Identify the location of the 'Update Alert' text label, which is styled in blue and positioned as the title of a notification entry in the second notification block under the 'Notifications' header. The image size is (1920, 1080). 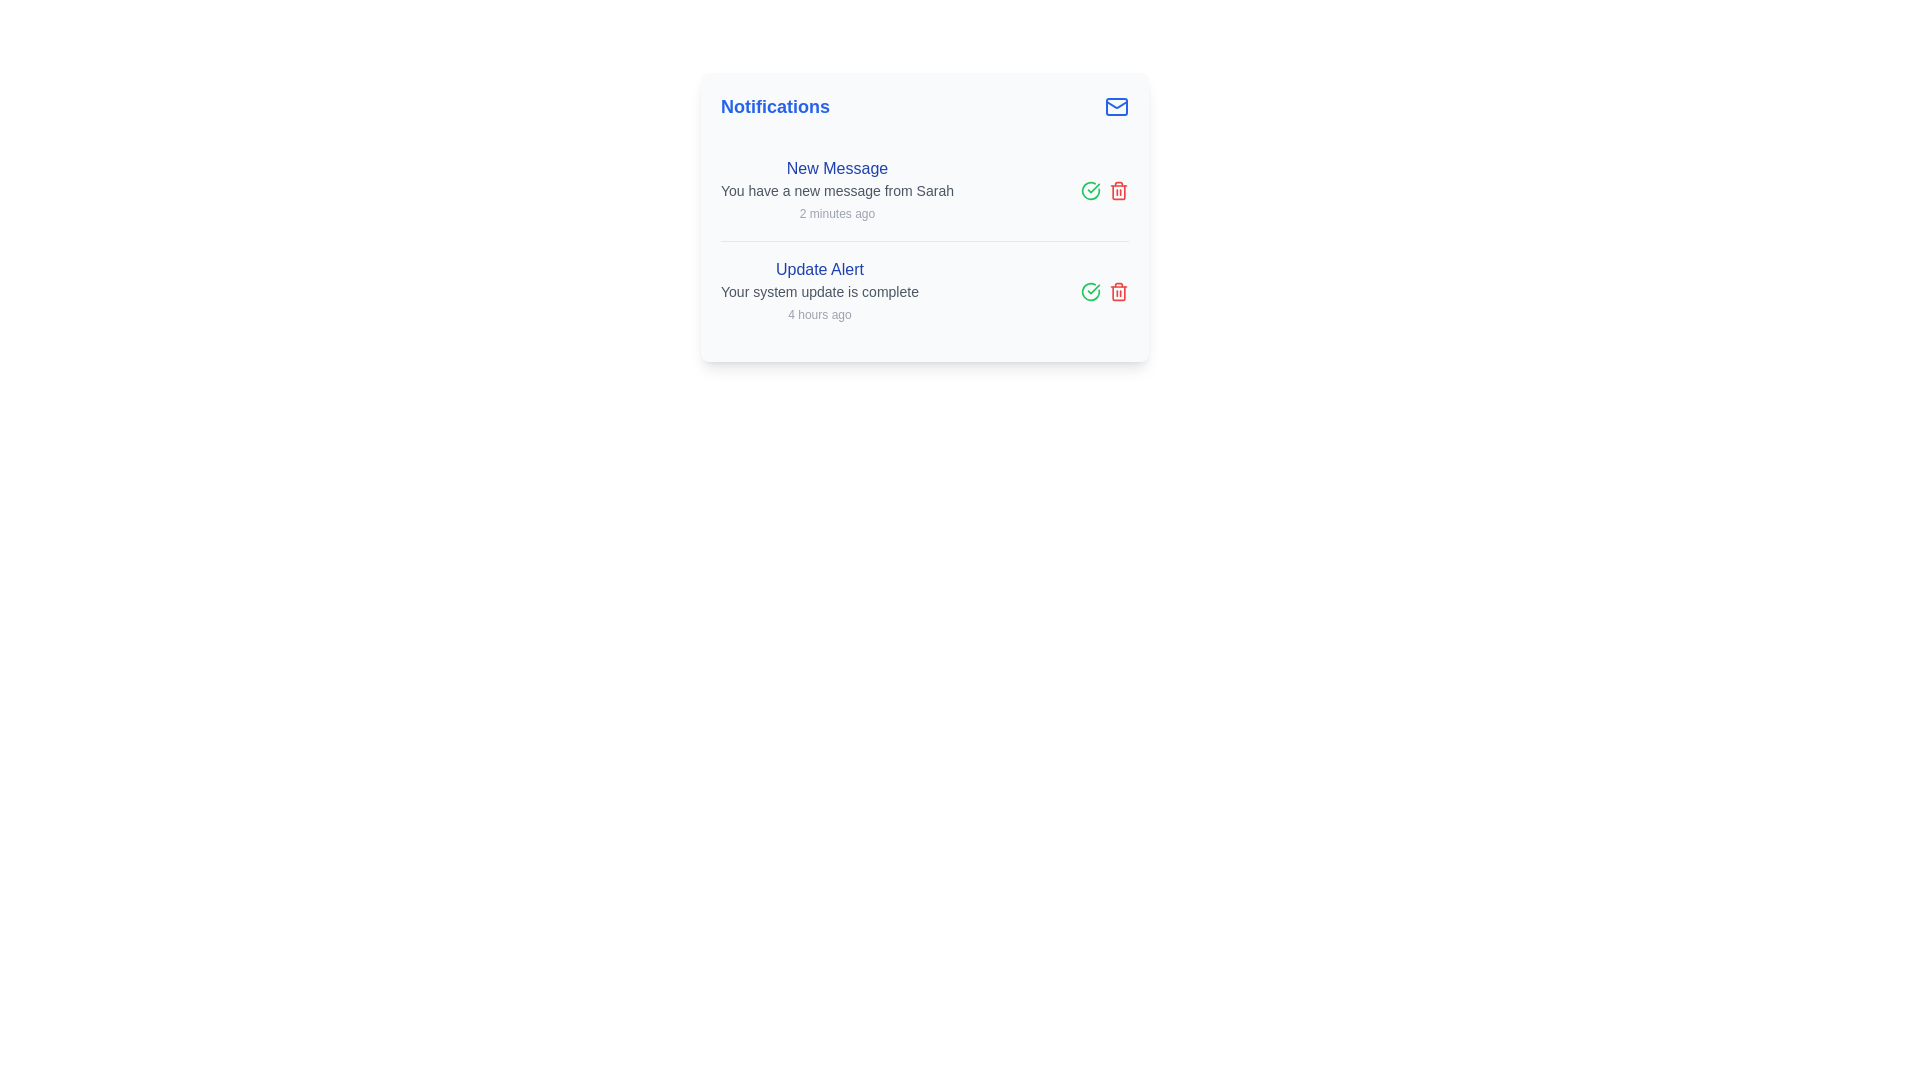
(820, 270).